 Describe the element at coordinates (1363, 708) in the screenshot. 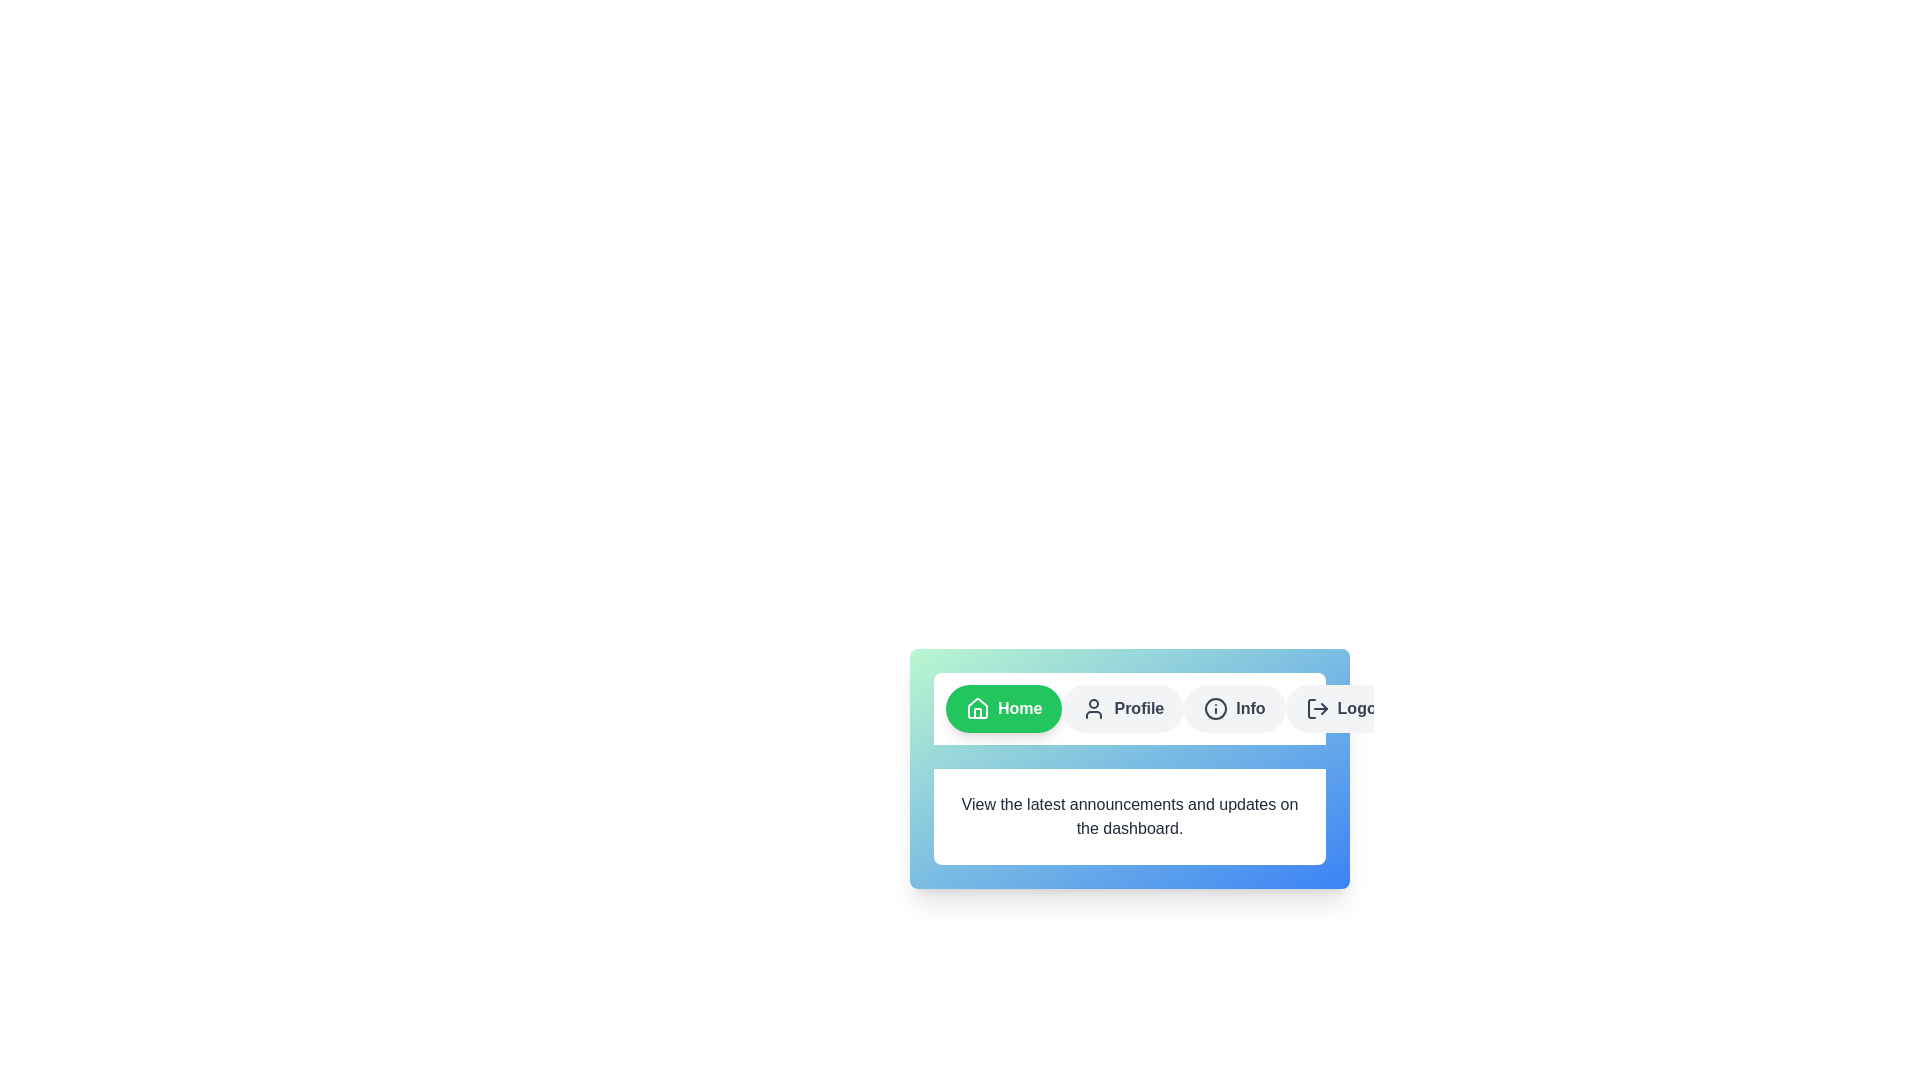

I see `the 'Logout' text label, which is styled with a bold dark-gray font on a light background and located on the right side of the horizontal navigation bar after the 'Info' button` at that location.